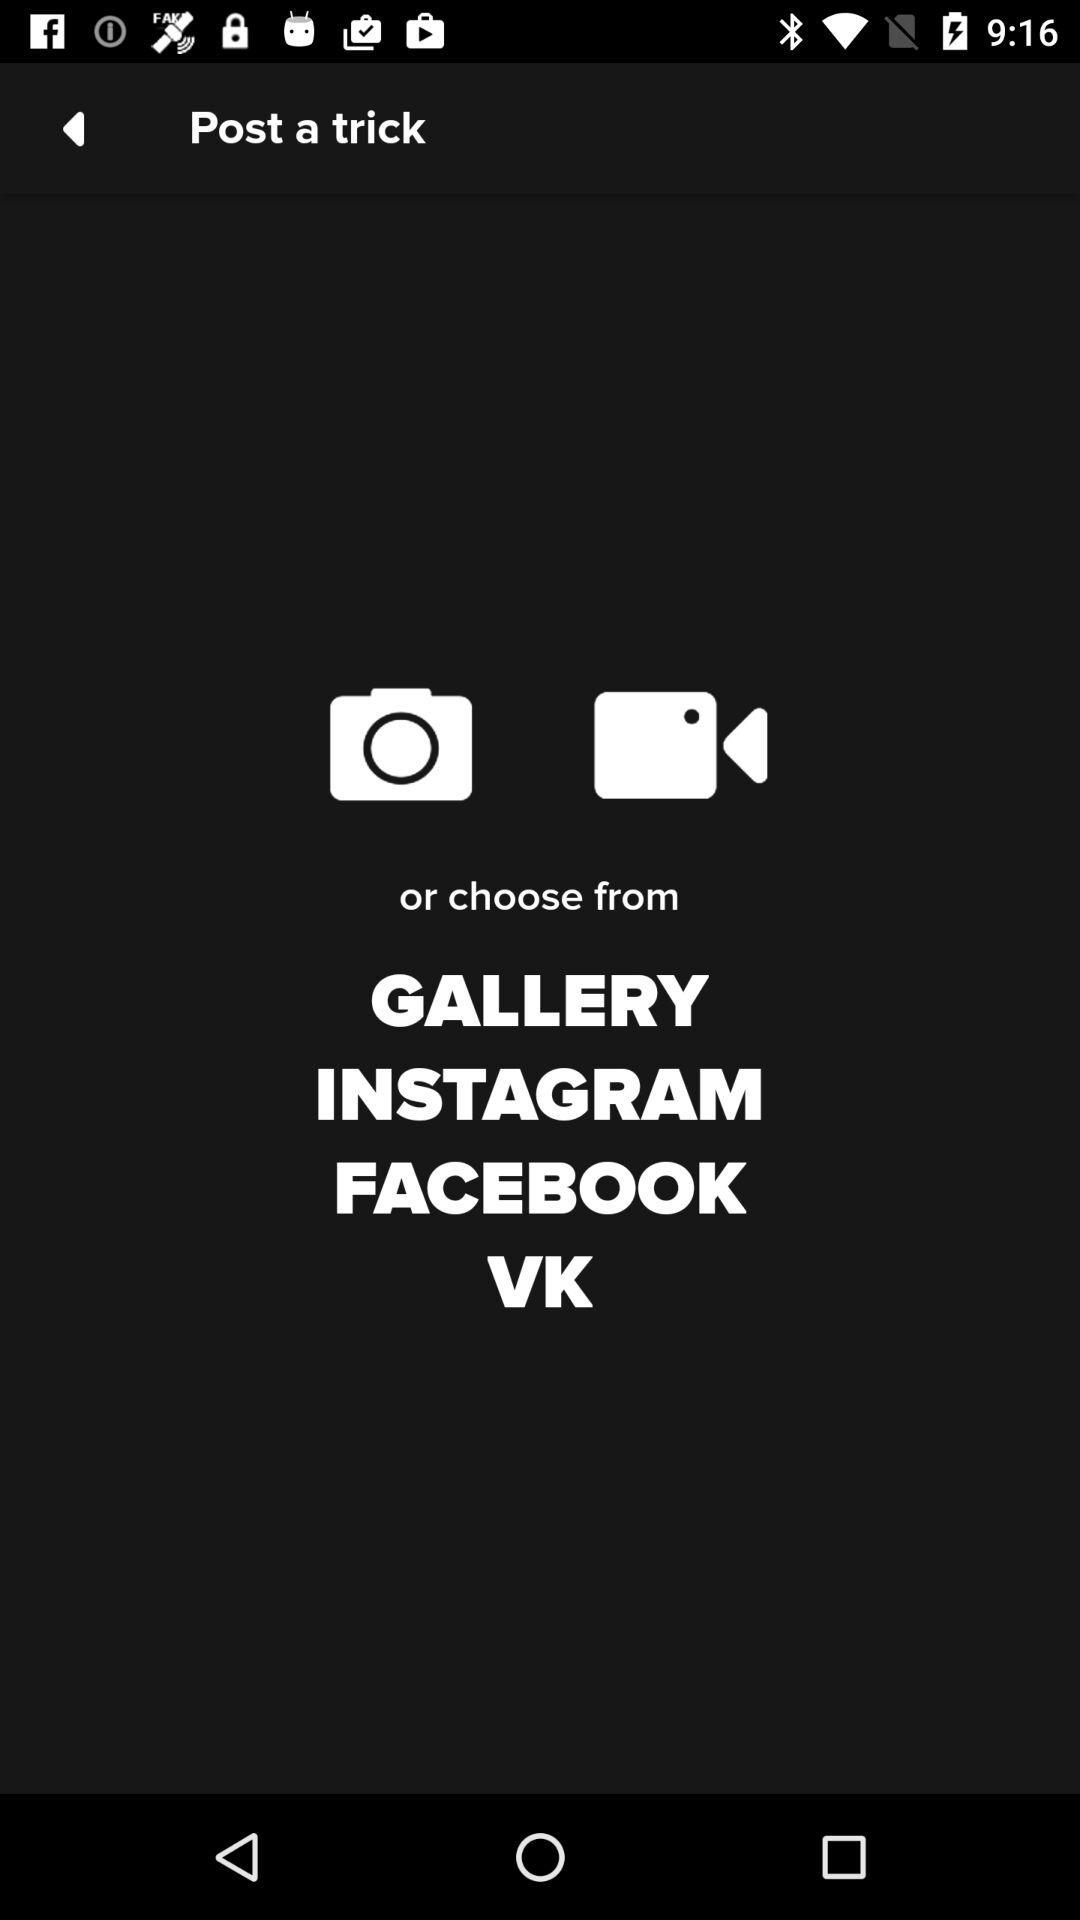 This screenshot has width=1080, height=1920. What do you see at coordinates (538, 1095) in the screenshot?
I see `the instagram item` at bounding box center [538, 1095].